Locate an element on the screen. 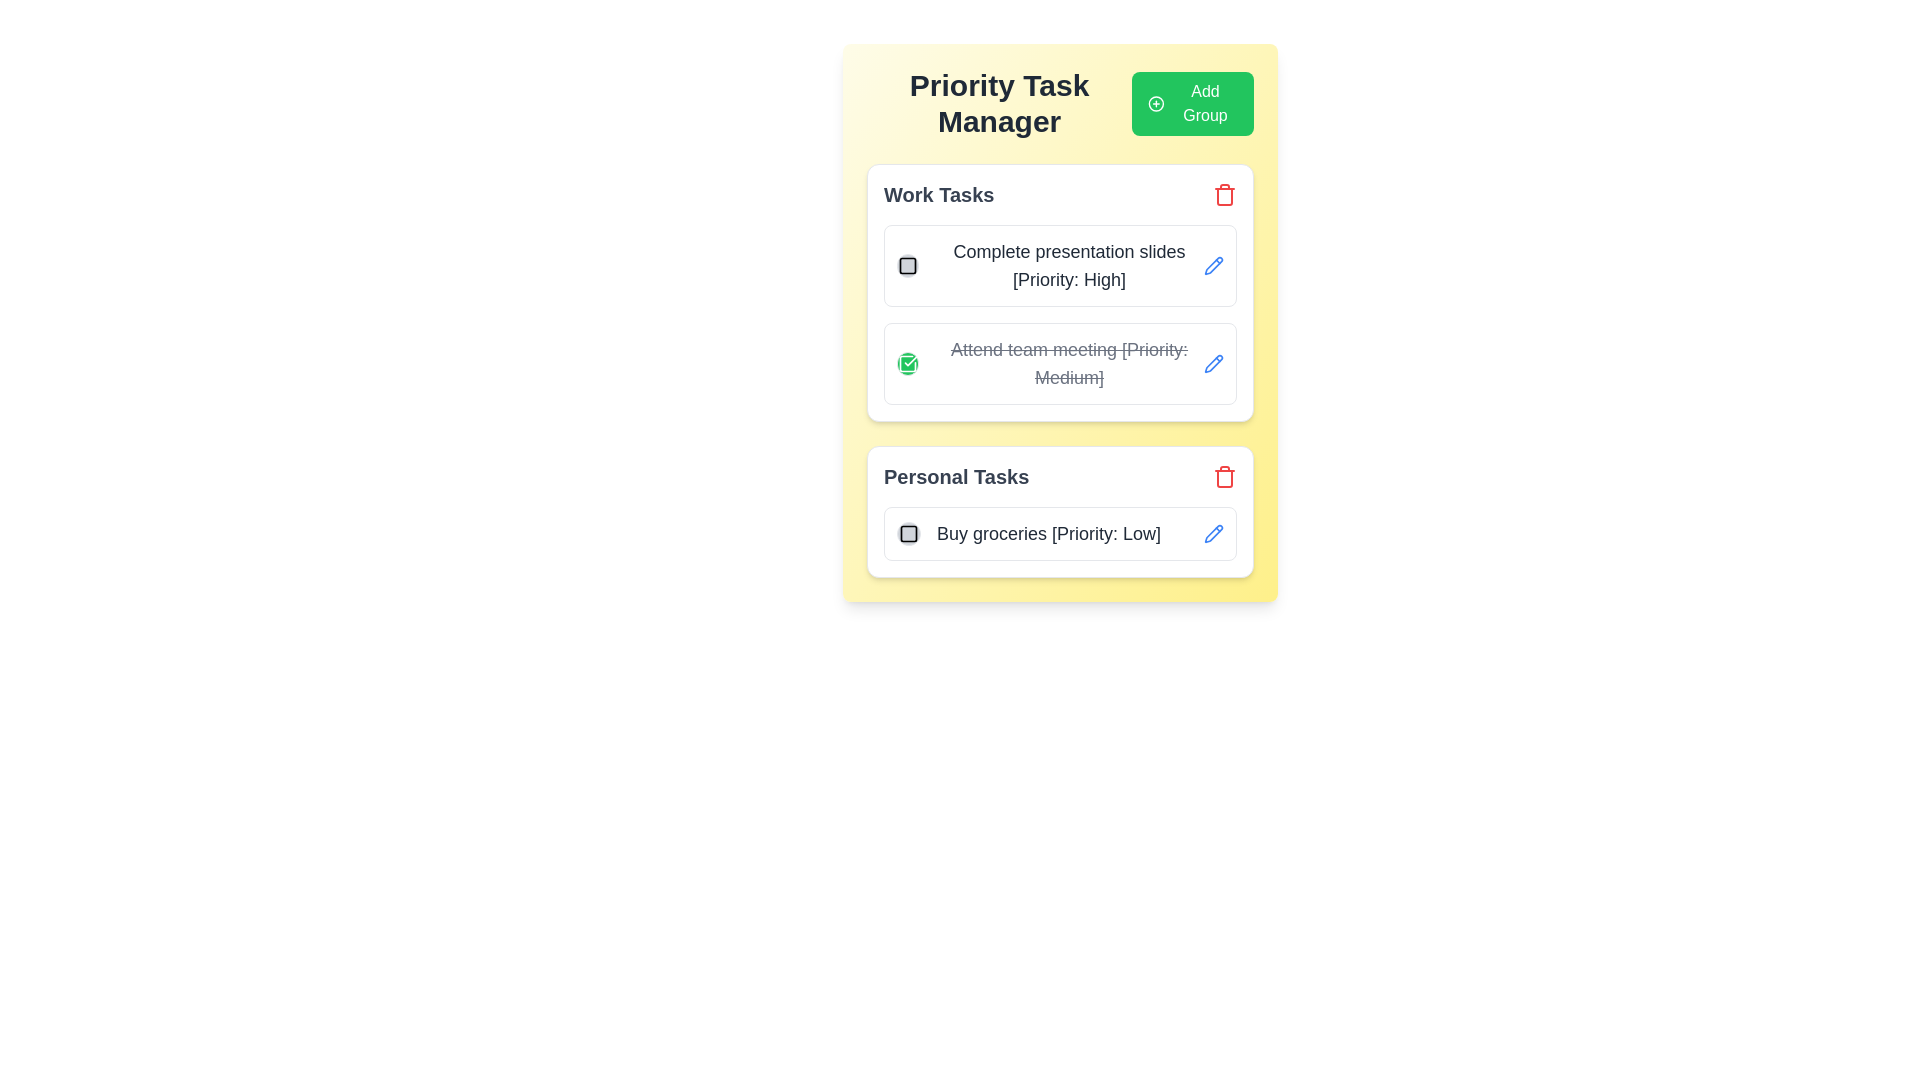  the green circular checkbox button with a checkmark icon to mark the task 'Attend team meeting [Priority: Medium]' as completed is located at coordinates (906, 363).